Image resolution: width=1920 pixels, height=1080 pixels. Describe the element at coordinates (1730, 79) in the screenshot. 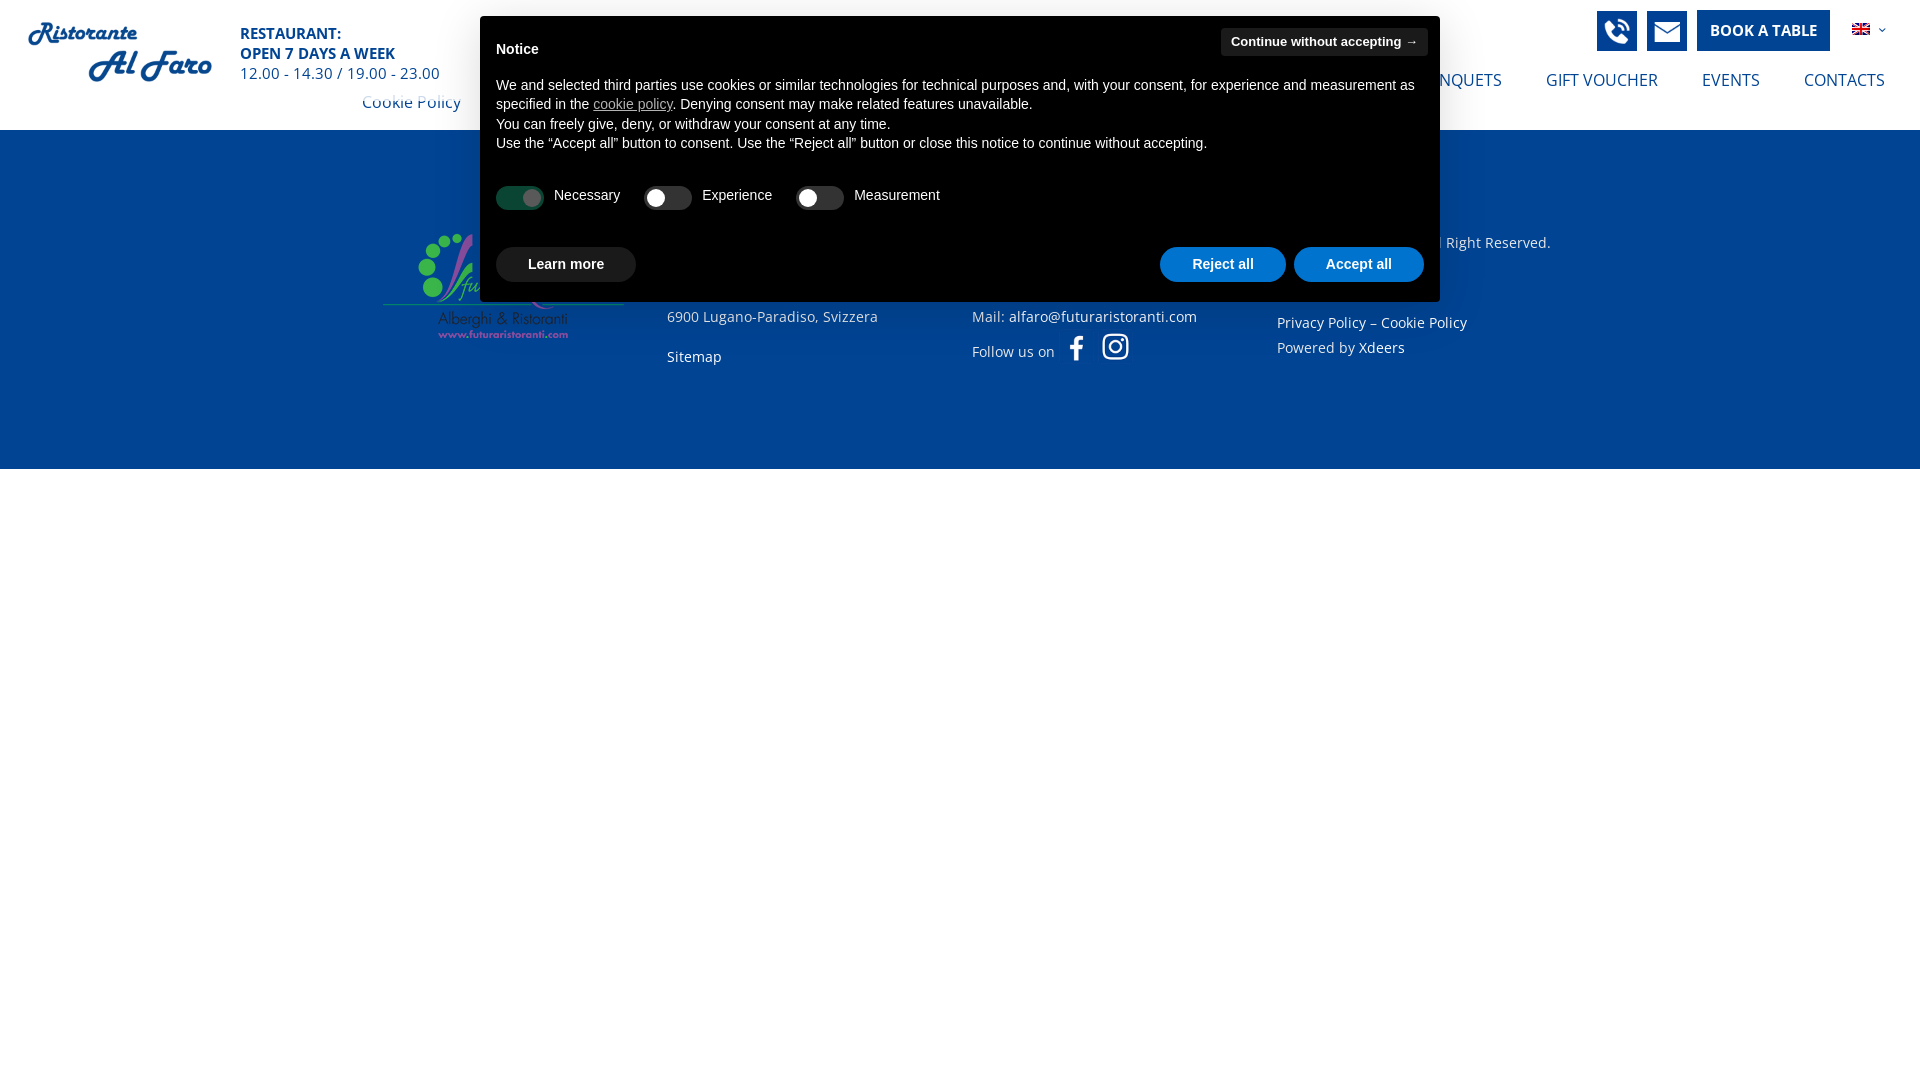

I see `'EVENTS'` at that location.